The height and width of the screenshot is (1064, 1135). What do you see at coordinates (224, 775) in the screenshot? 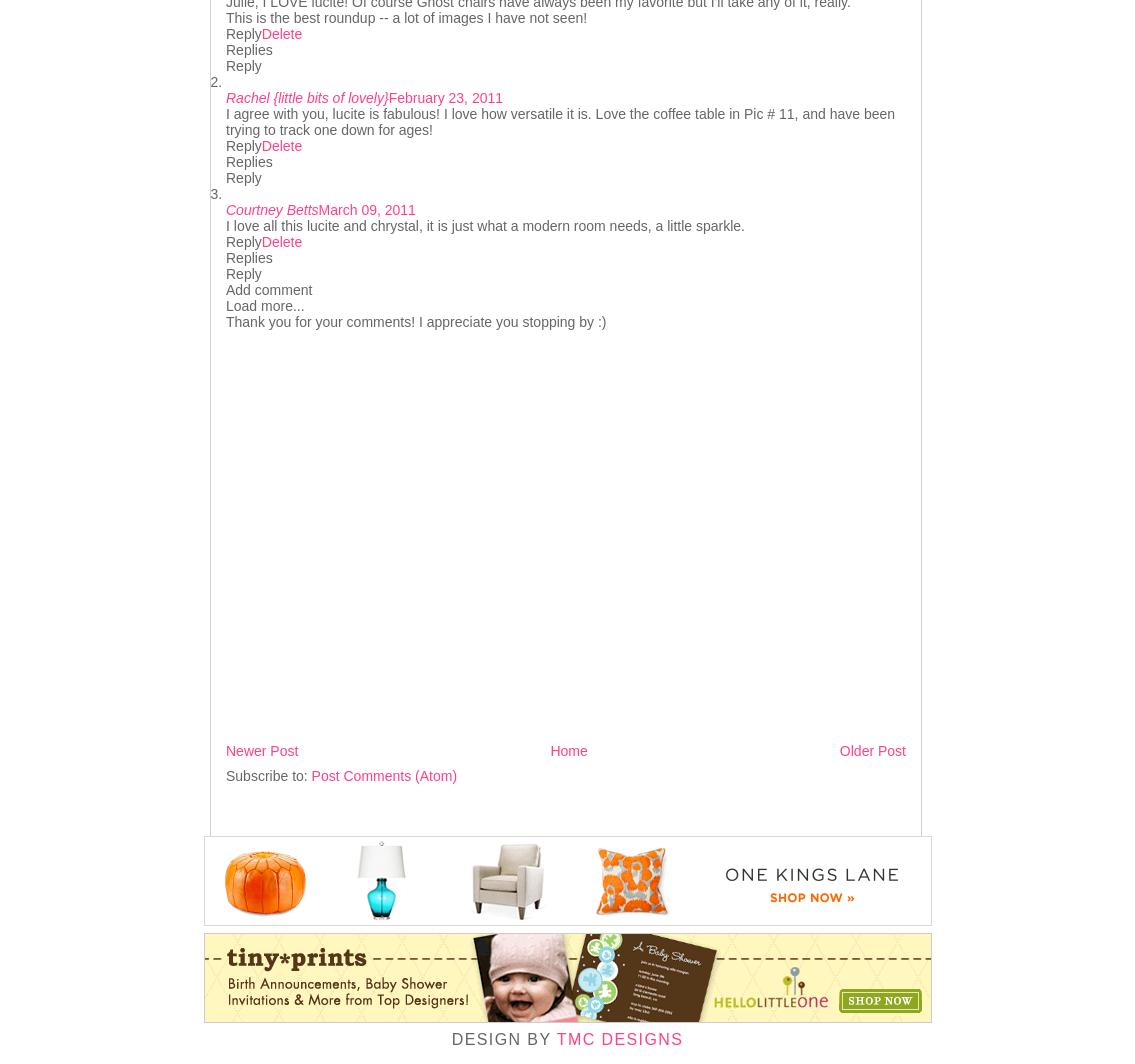
I see `'Subscribe to:'` at bounding box center [224, 775].